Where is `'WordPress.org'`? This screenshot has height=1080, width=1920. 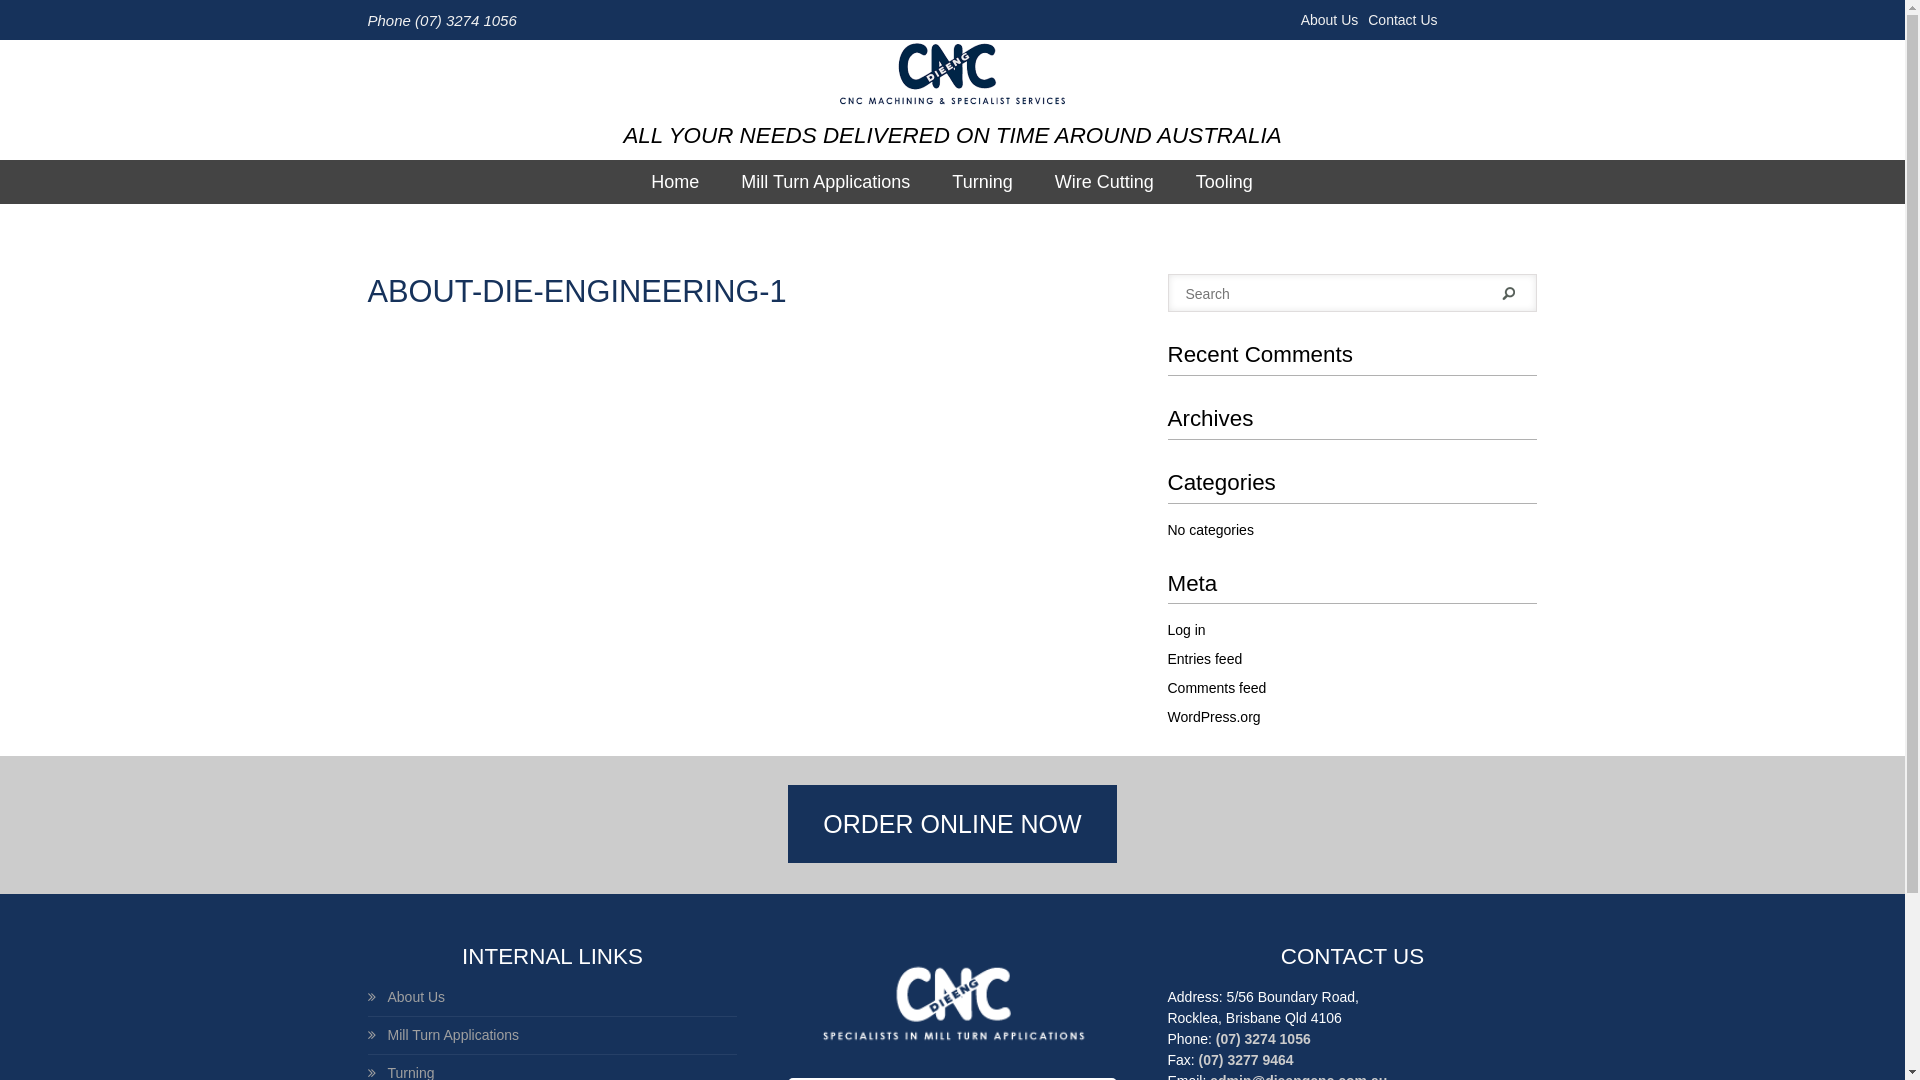
'WordPress.org' is located at coordinates (1213, 716).